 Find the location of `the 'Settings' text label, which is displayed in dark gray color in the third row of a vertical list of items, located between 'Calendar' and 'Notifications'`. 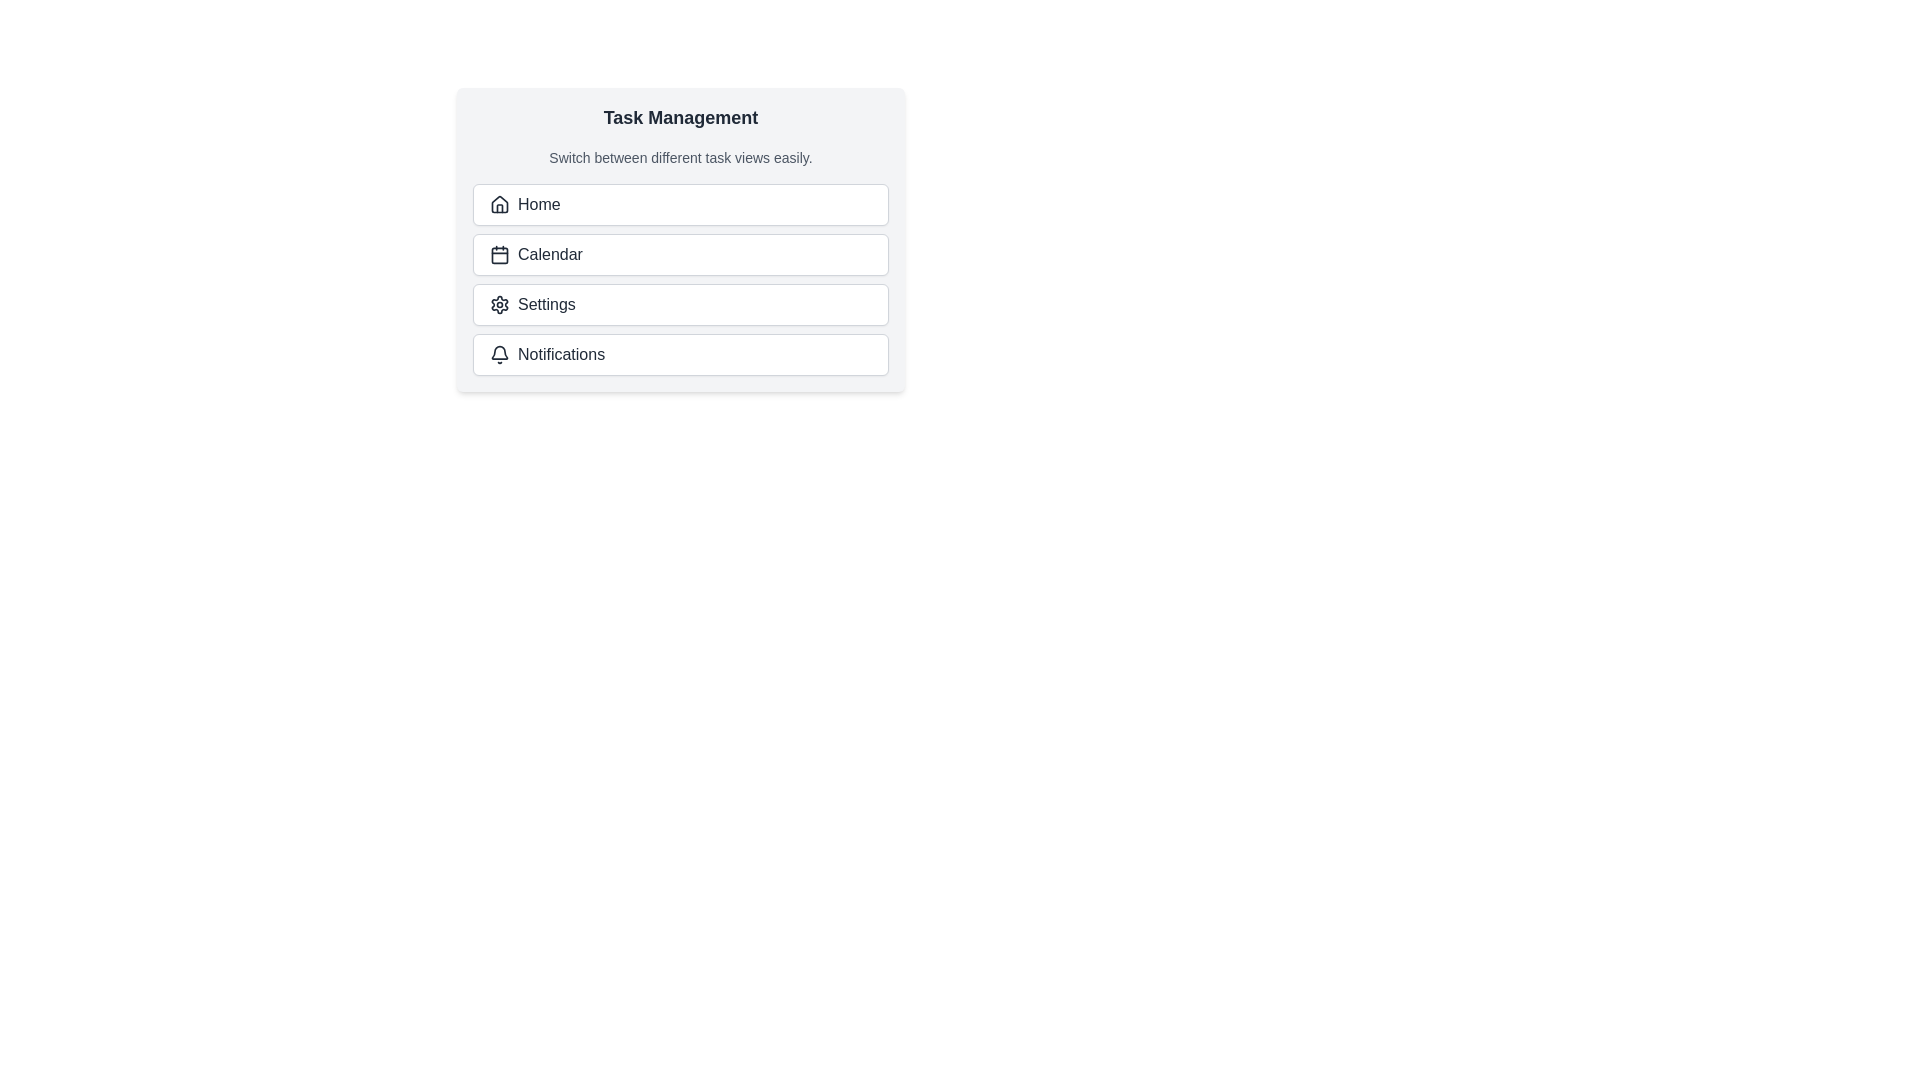

the 'Settings' text label, which is displayed in dark gray color in the third row of a vertical list of items, located between 'Calendar' and 'Notifications' is located at coordinates (546, 304).